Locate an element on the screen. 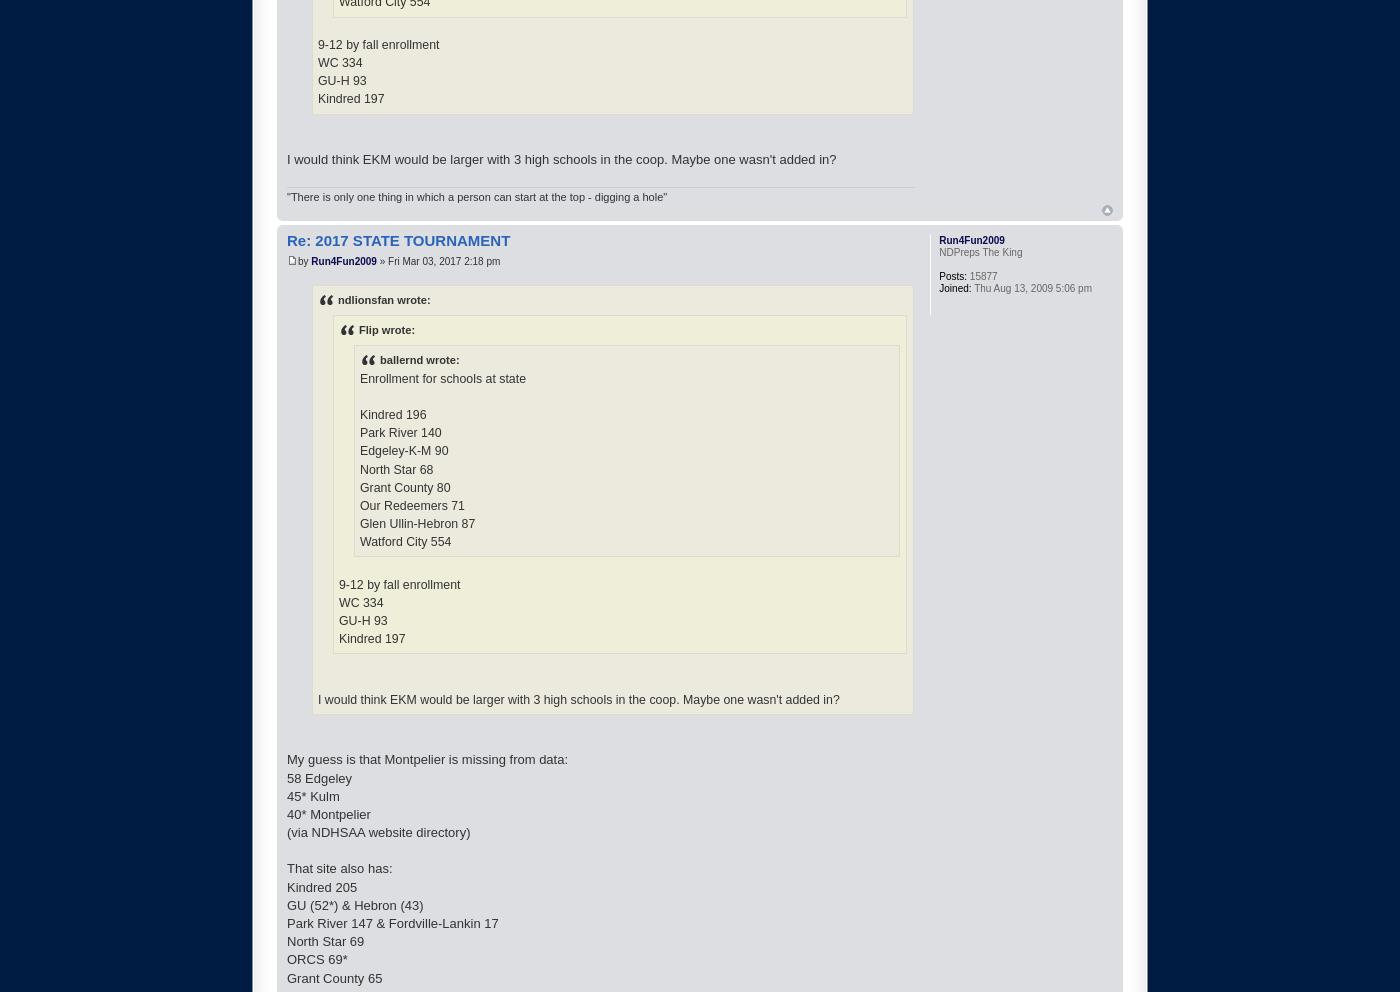  'Kindred 205' is located at coordinates (322, 886).